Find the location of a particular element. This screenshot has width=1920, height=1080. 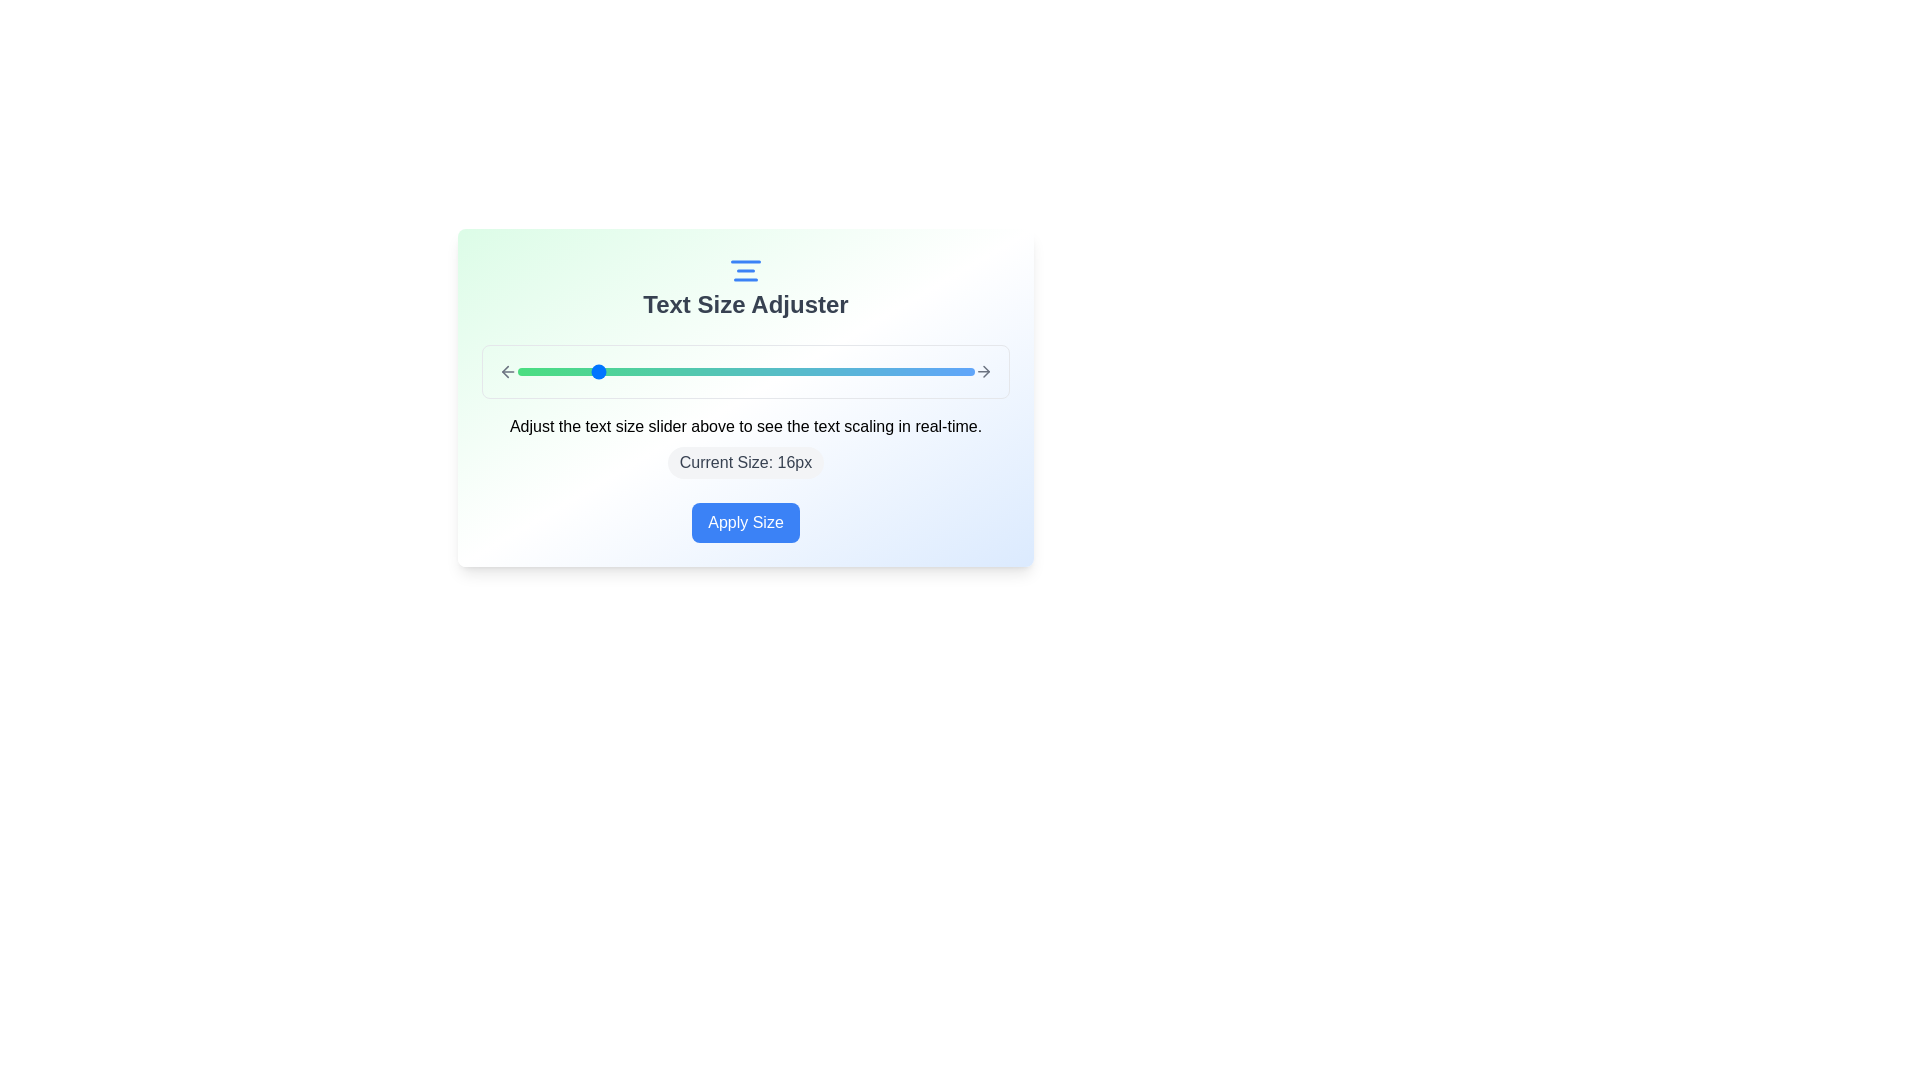

the text size slider to 14 px is located at coordinates (555, 371).